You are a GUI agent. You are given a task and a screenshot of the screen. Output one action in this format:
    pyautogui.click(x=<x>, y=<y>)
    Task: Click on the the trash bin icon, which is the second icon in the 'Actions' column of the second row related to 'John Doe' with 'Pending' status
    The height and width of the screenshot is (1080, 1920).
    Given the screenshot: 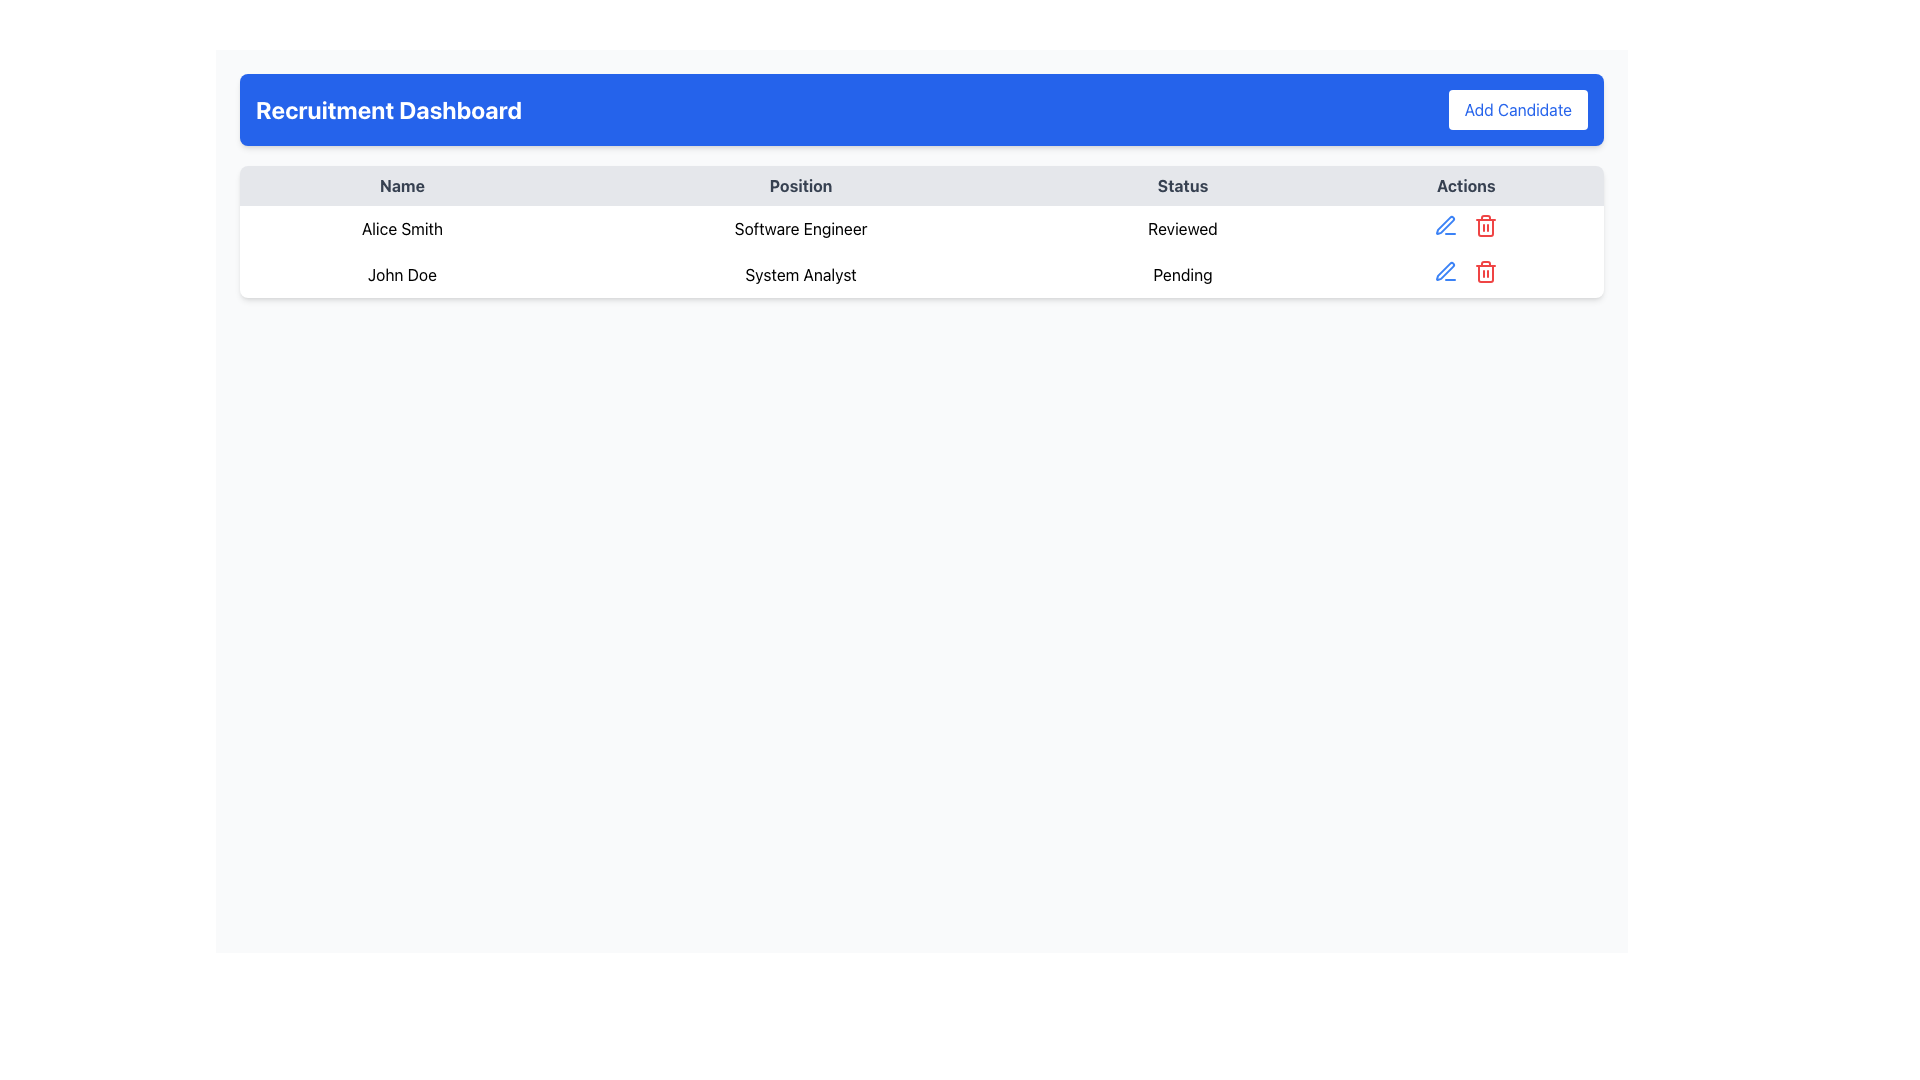 What is the action you would take?
    pyautogui.click(x=1486, y=225)
    